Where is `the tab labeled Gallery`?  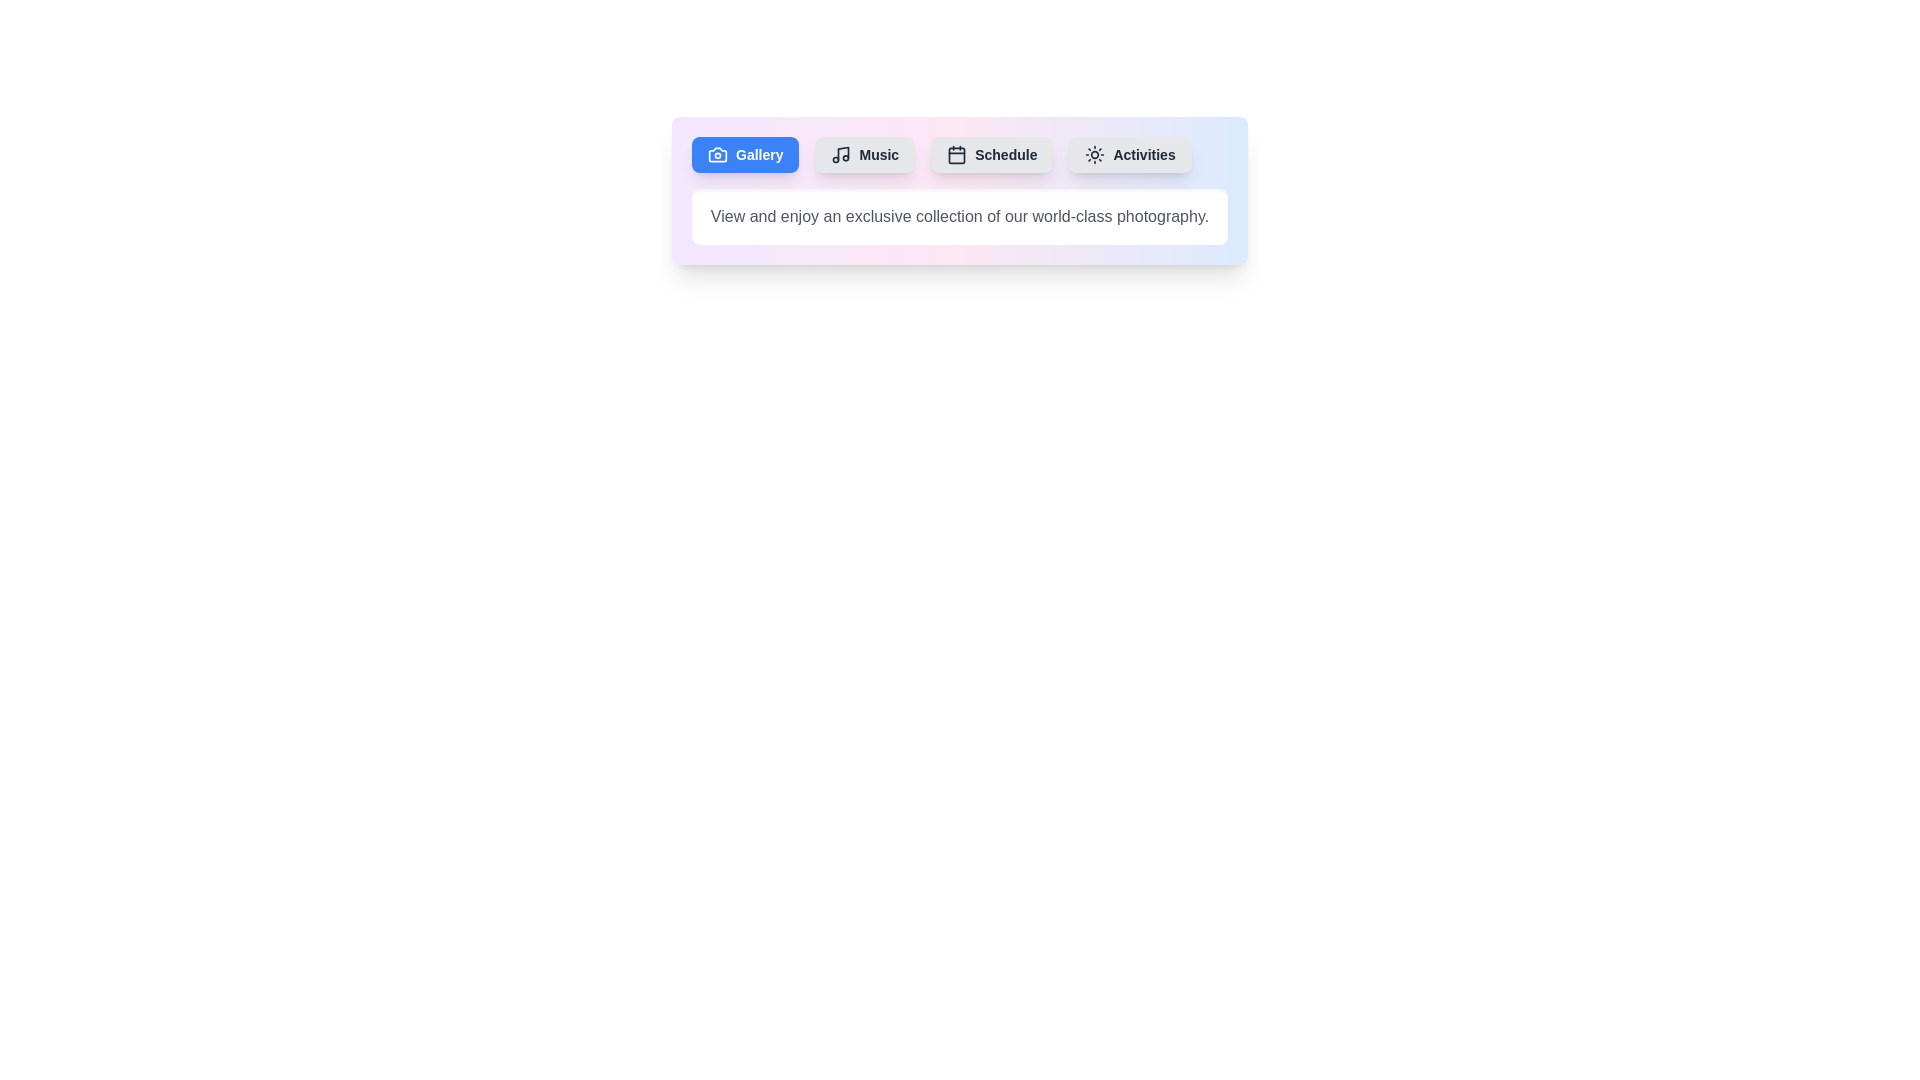 the tab labeled Gallery is located at coordinates (744, 153).